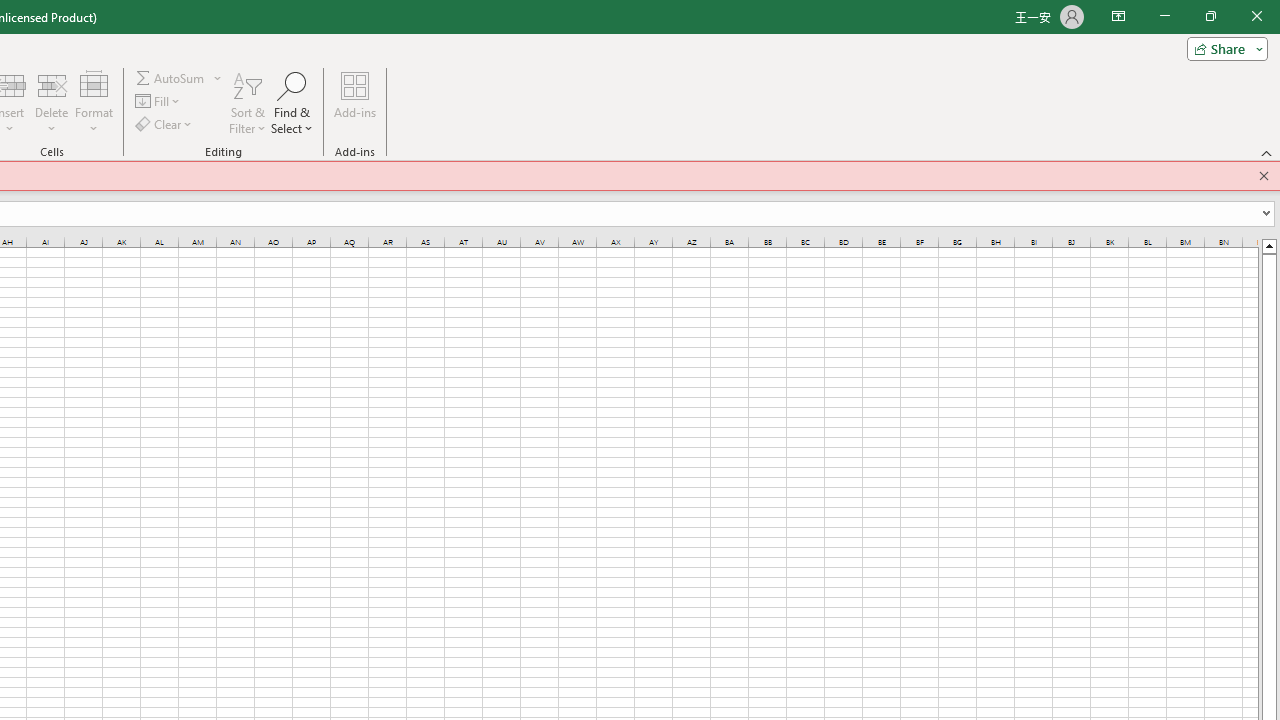  Describe the element at coordinates (171, 77) in the screenshot. I see `'Sum'` at that location.